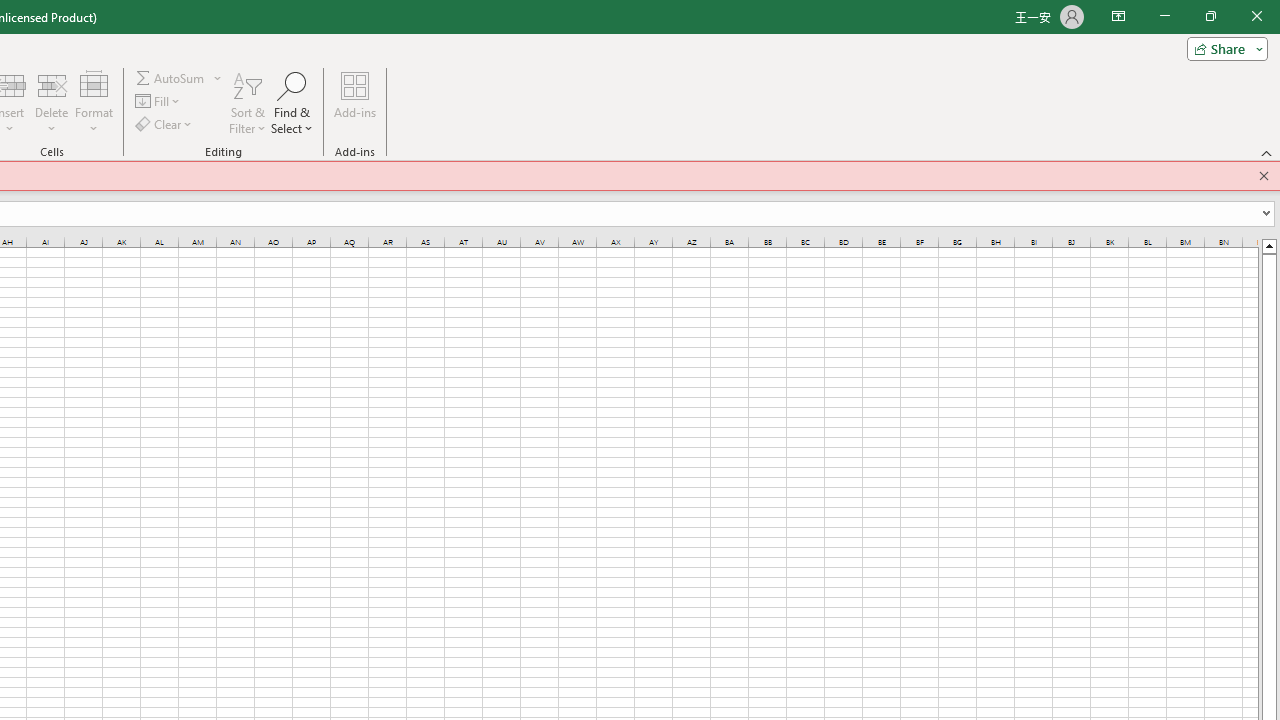  Describe the element at coordinates (171, 77) in the screenshot. I see `'Sum'` at that location.